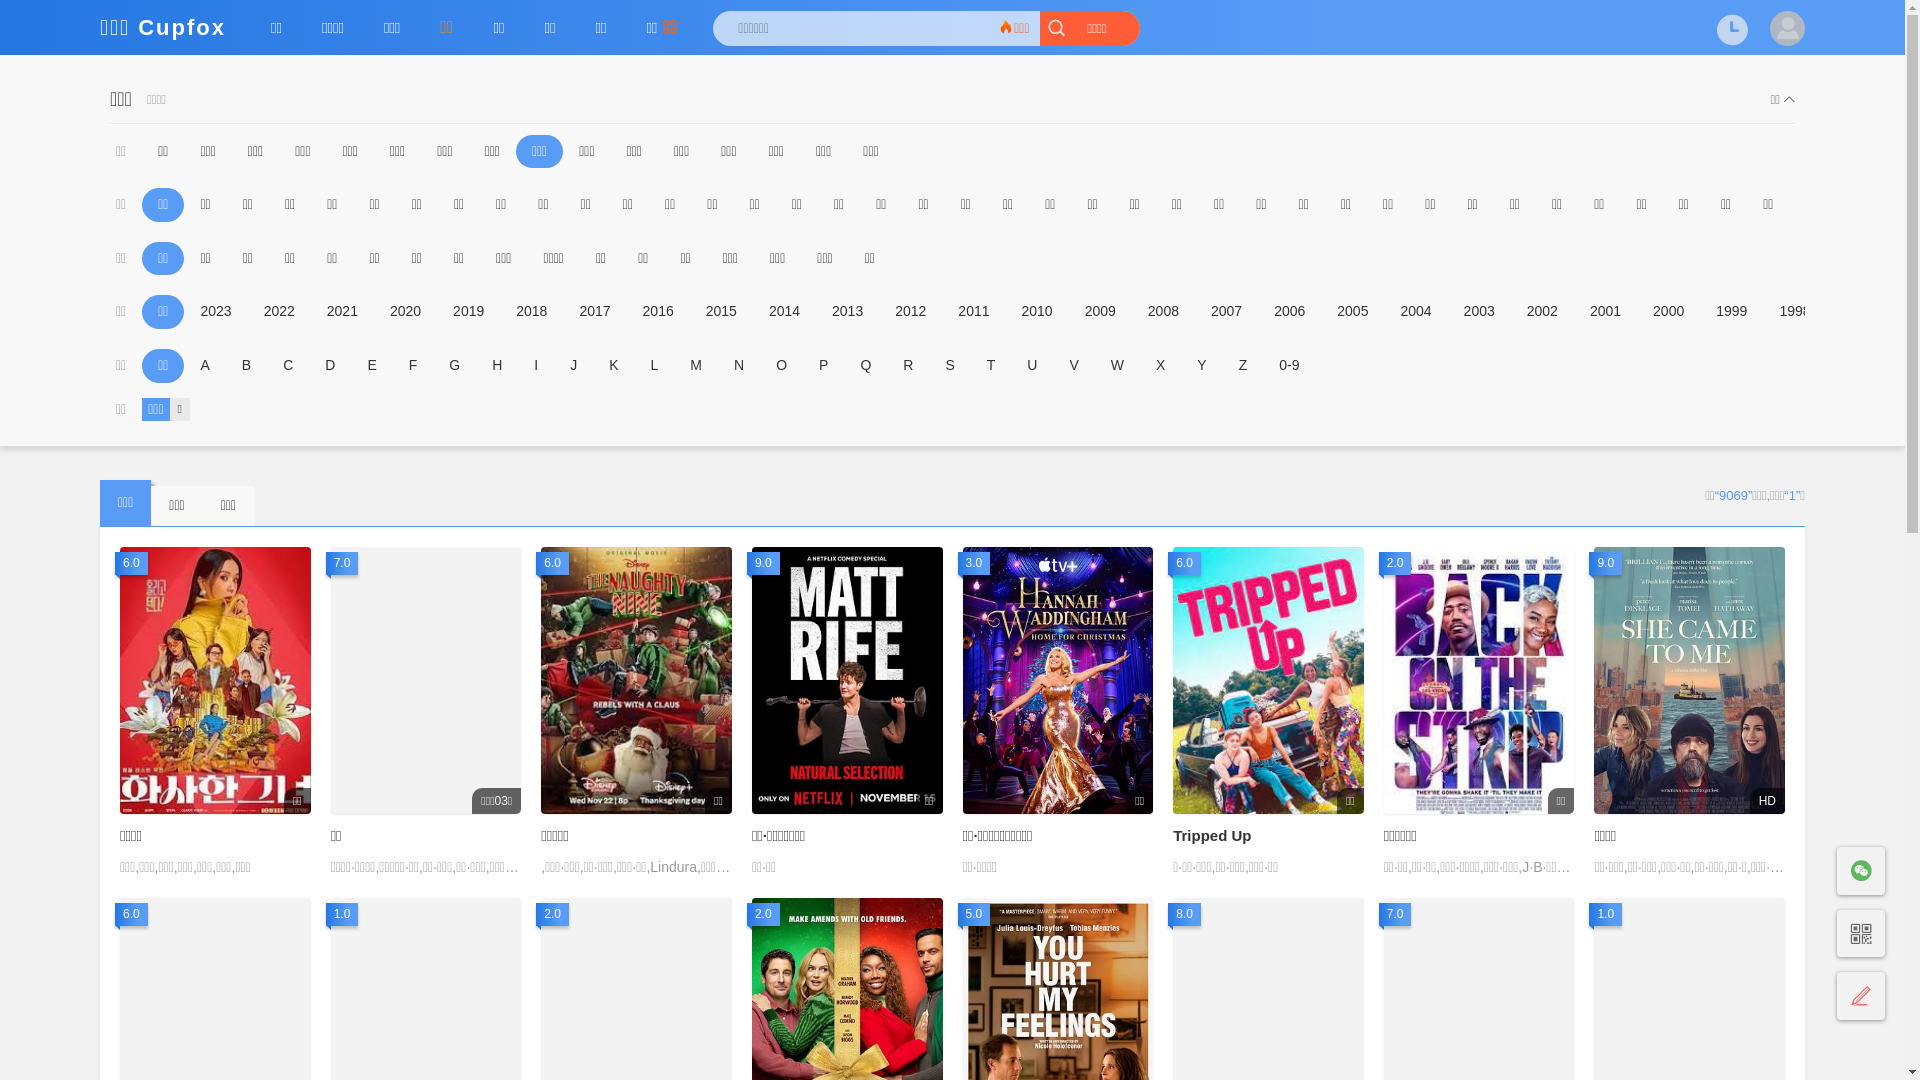 The width and height of the screenshot is (1920, 1080). Describe the element at coordinates (330, 366) in the screenshot. I see `'D'` at that location.